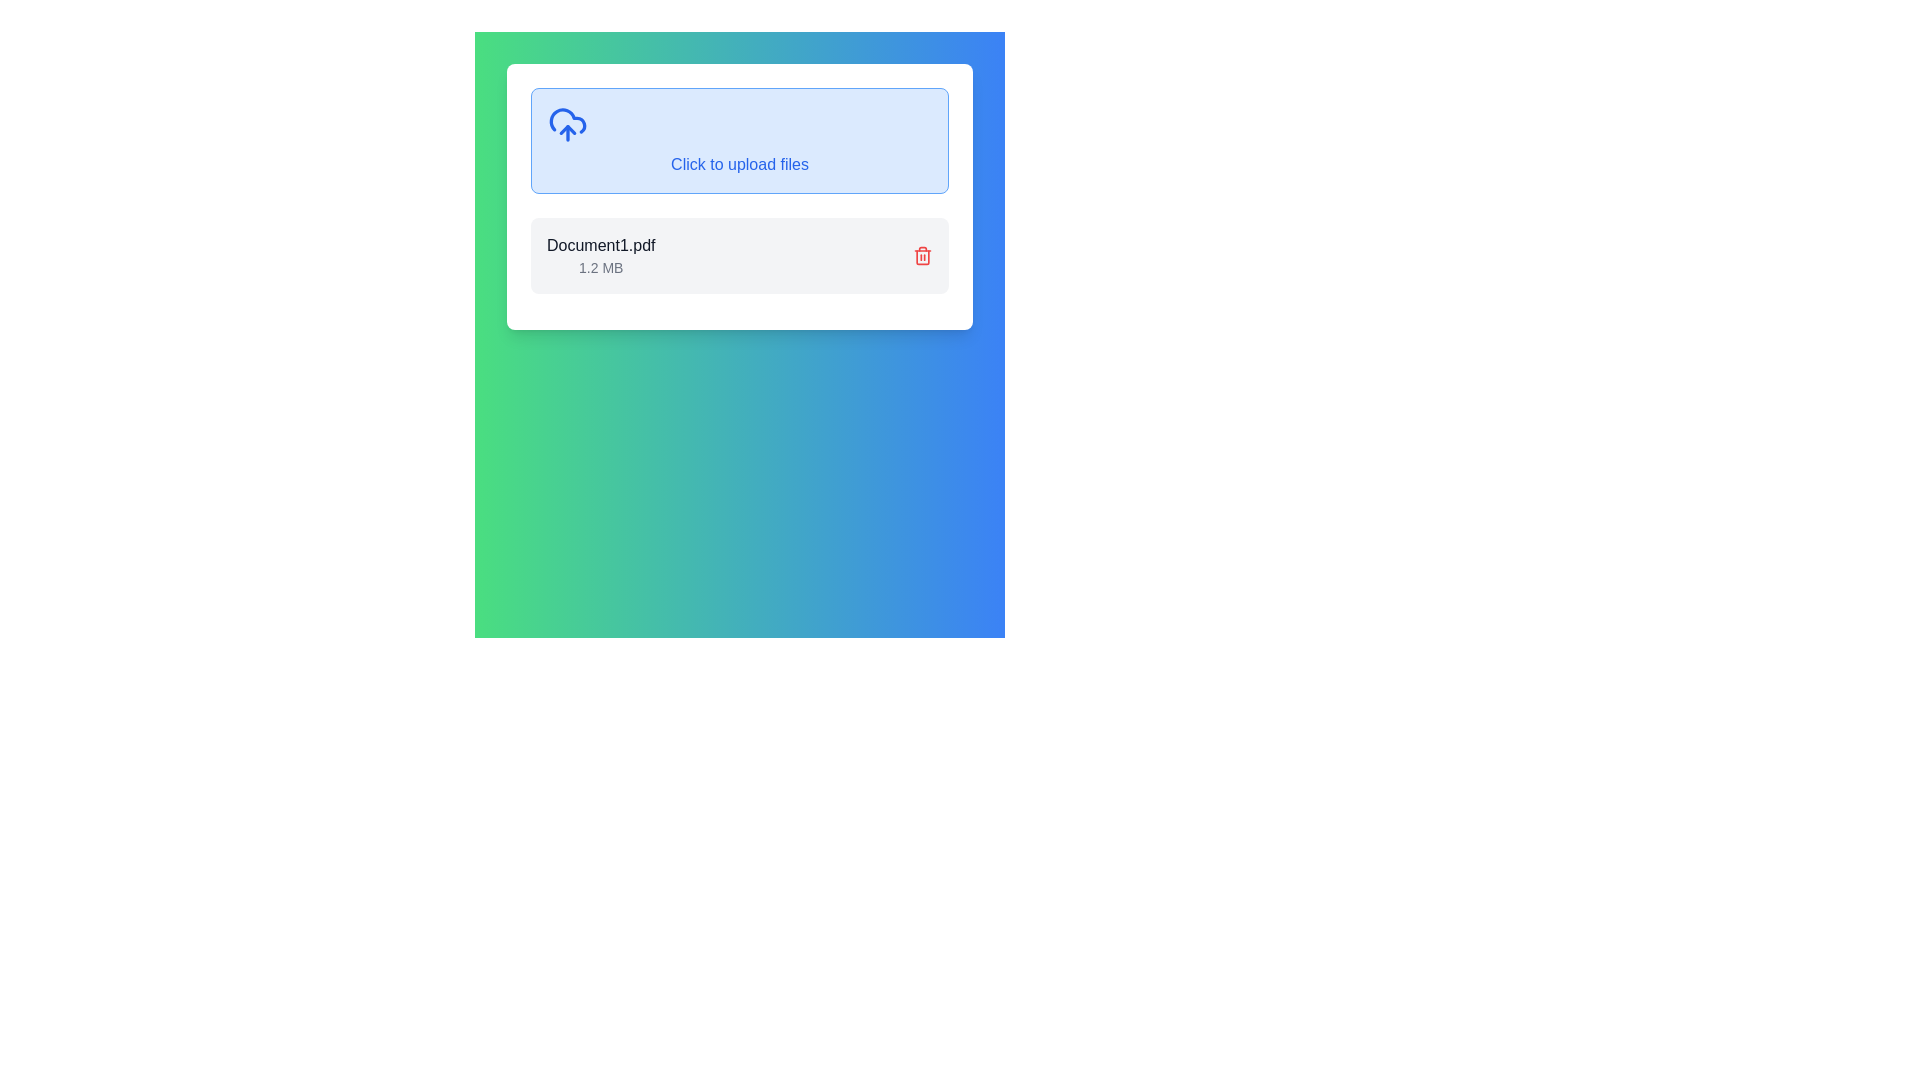 The height and width of the screenshot is (1080, 1920). I want to click on the center of the text label displaying 'Click to upload files' in blue font, which is positioned in a light blue area for file uploads, so click(738, 160).